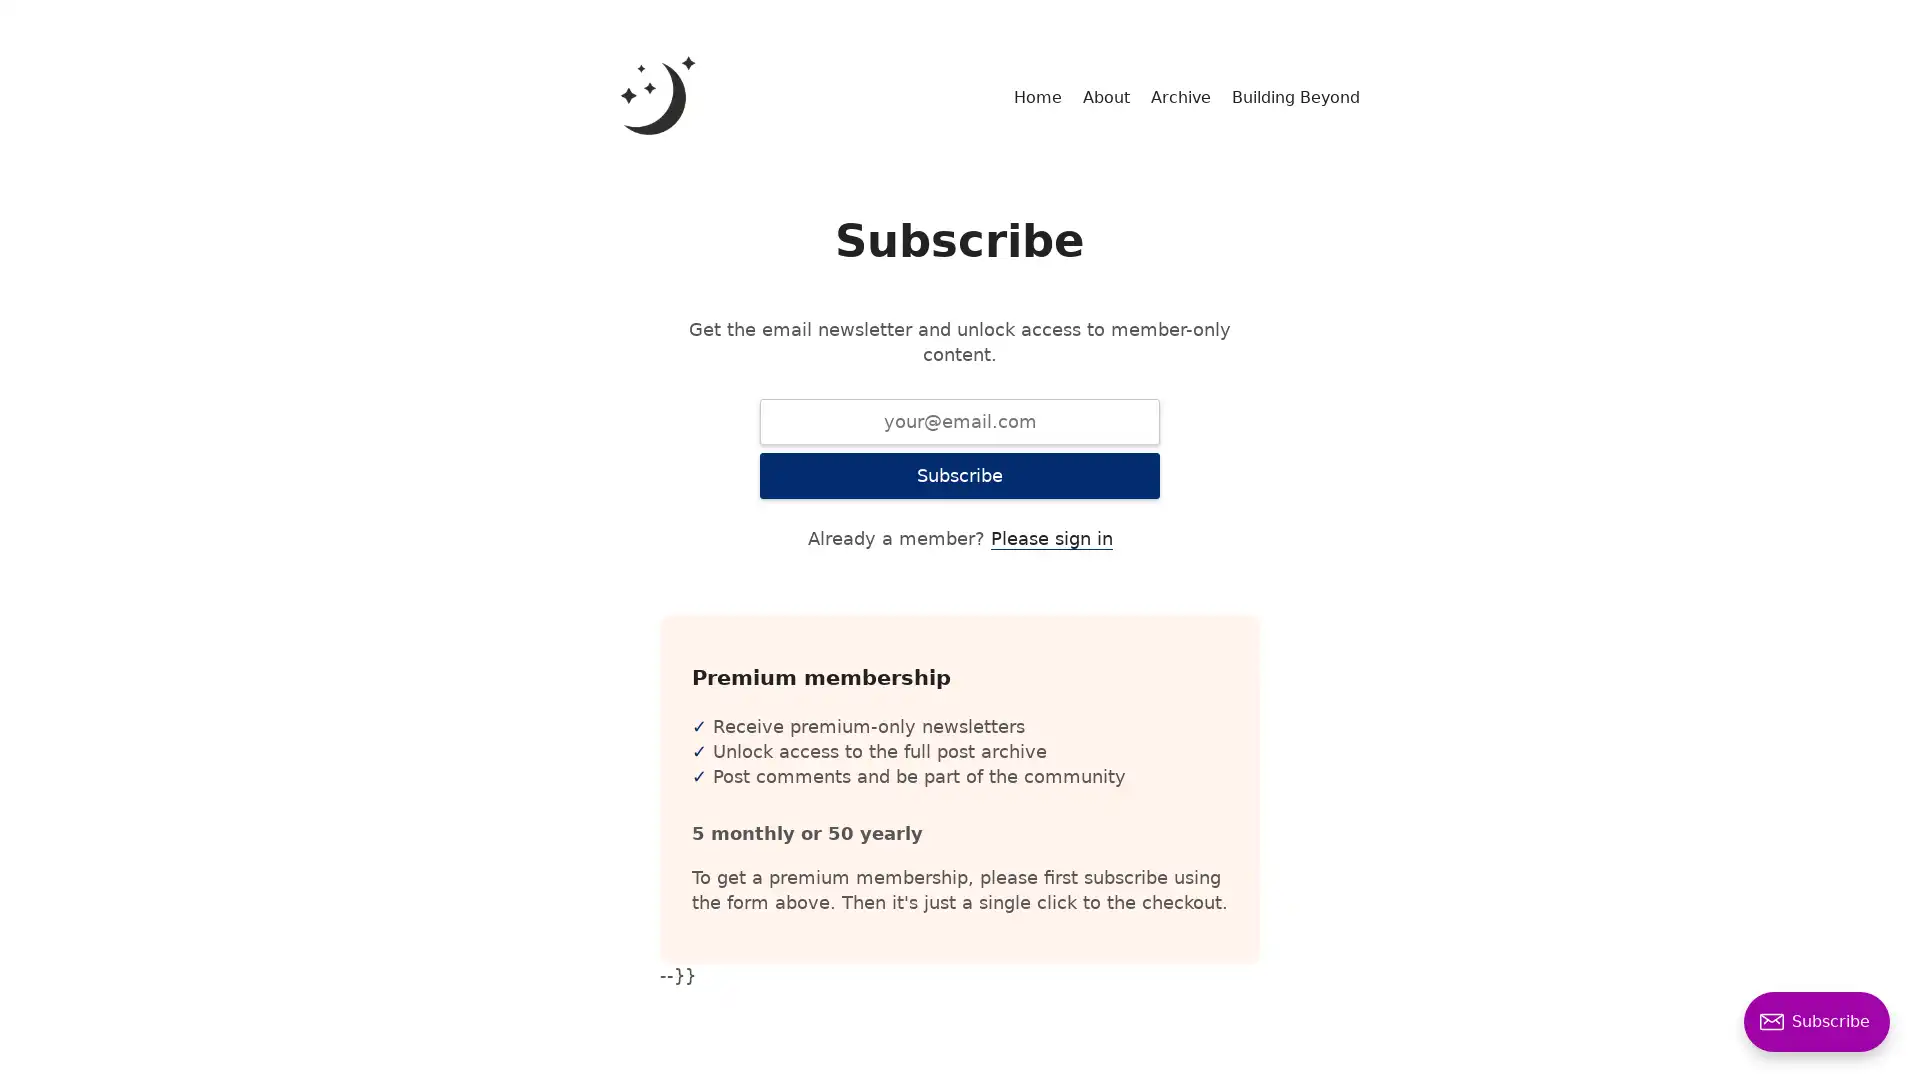 This screenshot has height=1080, width=1920. I want to click on Subscribe, so click(960, 475).